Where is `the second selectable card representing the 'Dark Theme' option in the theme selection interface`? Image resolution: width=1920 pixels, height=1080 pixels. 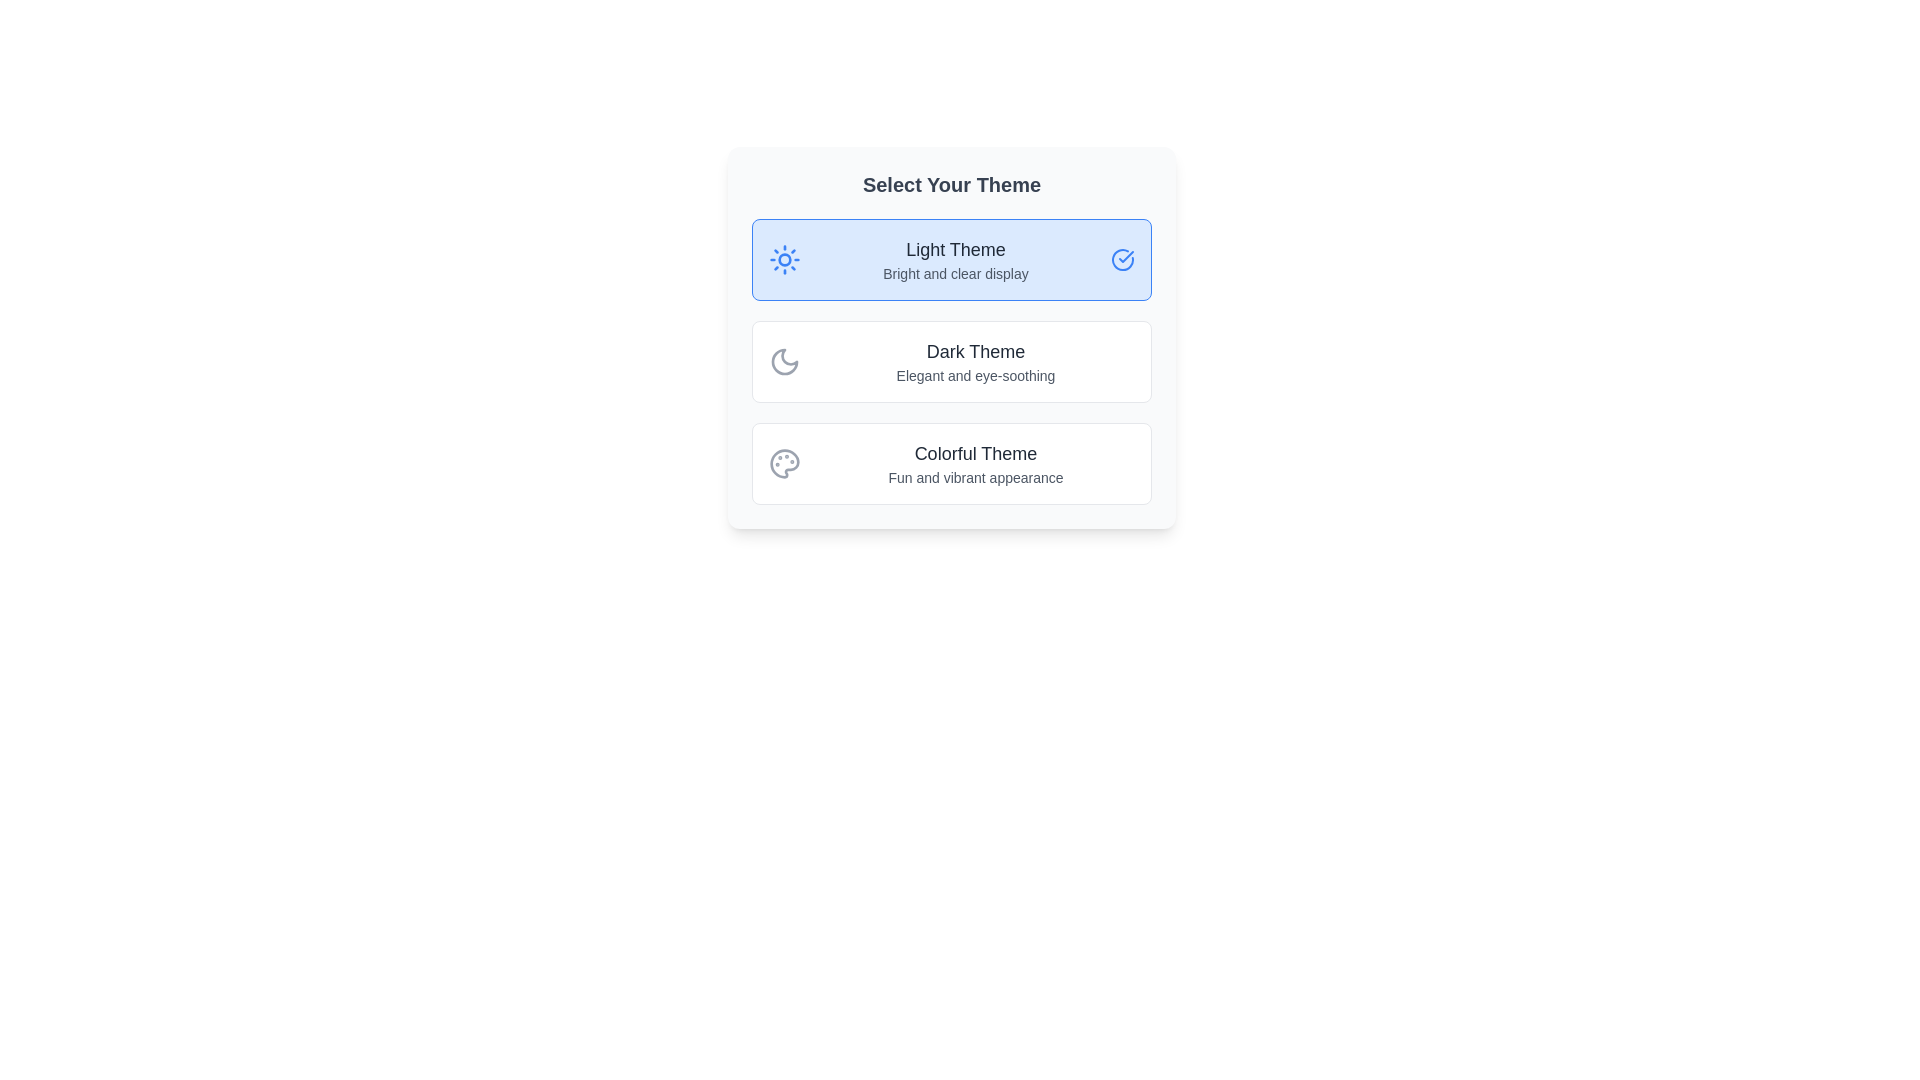
the second selectable card representing the 'Dark Theme' option in the theme selection interface is located at coordinates (950, 362).